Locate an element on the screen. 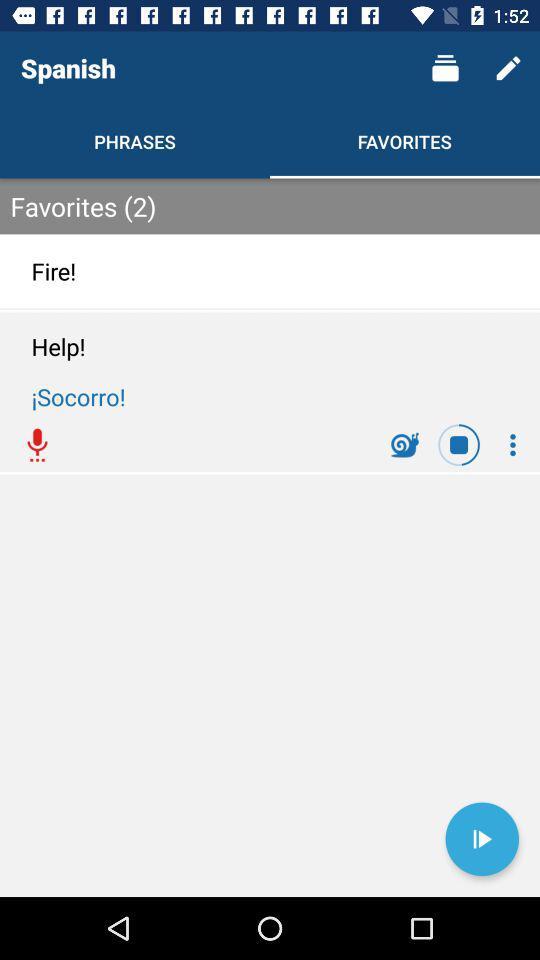 This screenshot has width=540, height=960. item above the favorites is located at coordinates (445, 68).